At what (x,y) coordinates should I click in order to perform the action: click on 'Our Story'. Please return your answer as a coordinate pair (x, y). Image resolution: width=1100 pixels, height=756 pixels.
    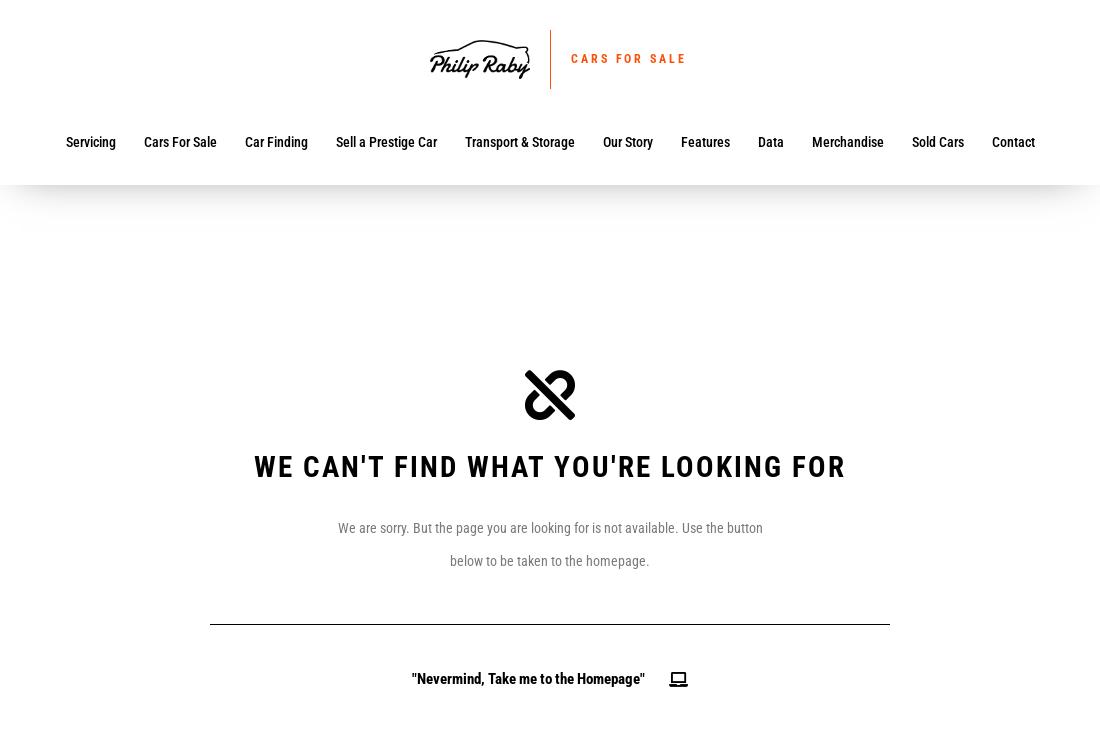
    Looking at the image, I should click on (627, 141).